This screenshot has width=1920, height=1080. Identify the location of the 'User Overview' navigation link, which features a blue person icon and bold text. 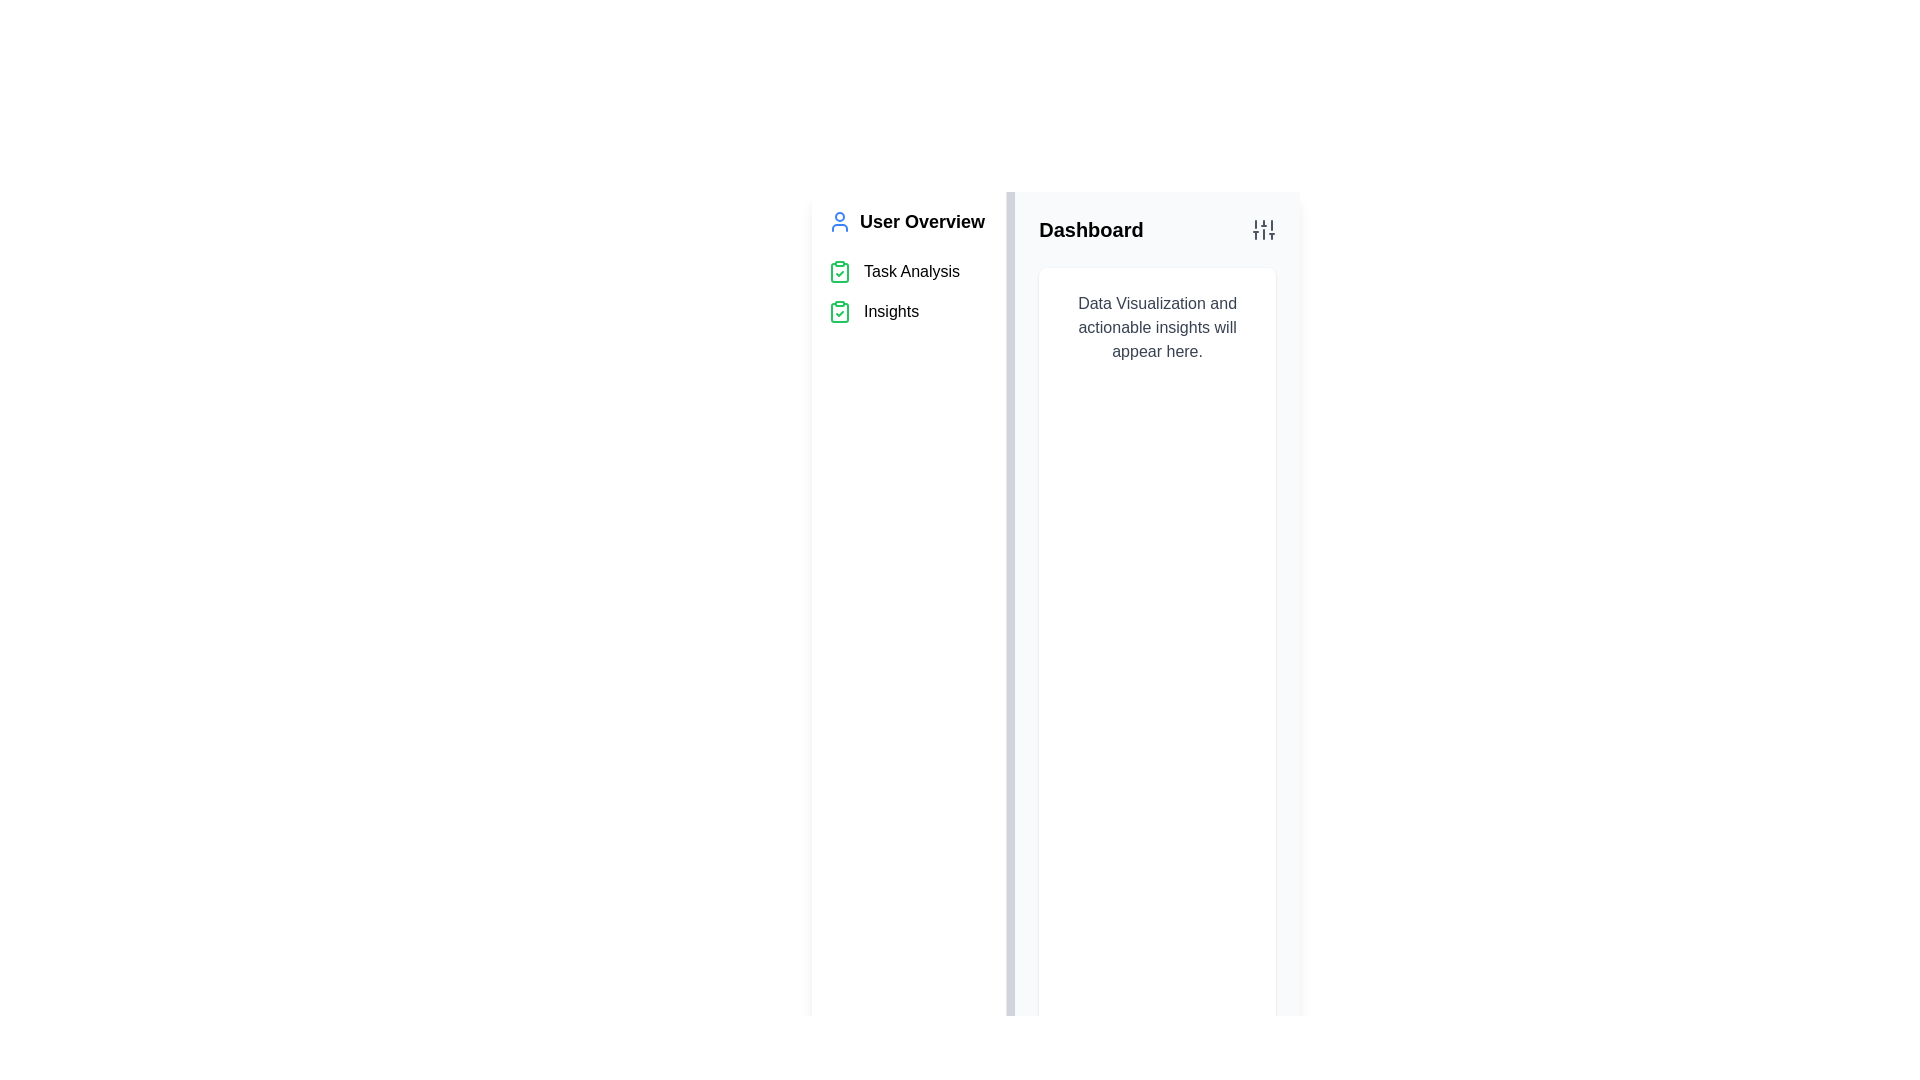
(908, 222).